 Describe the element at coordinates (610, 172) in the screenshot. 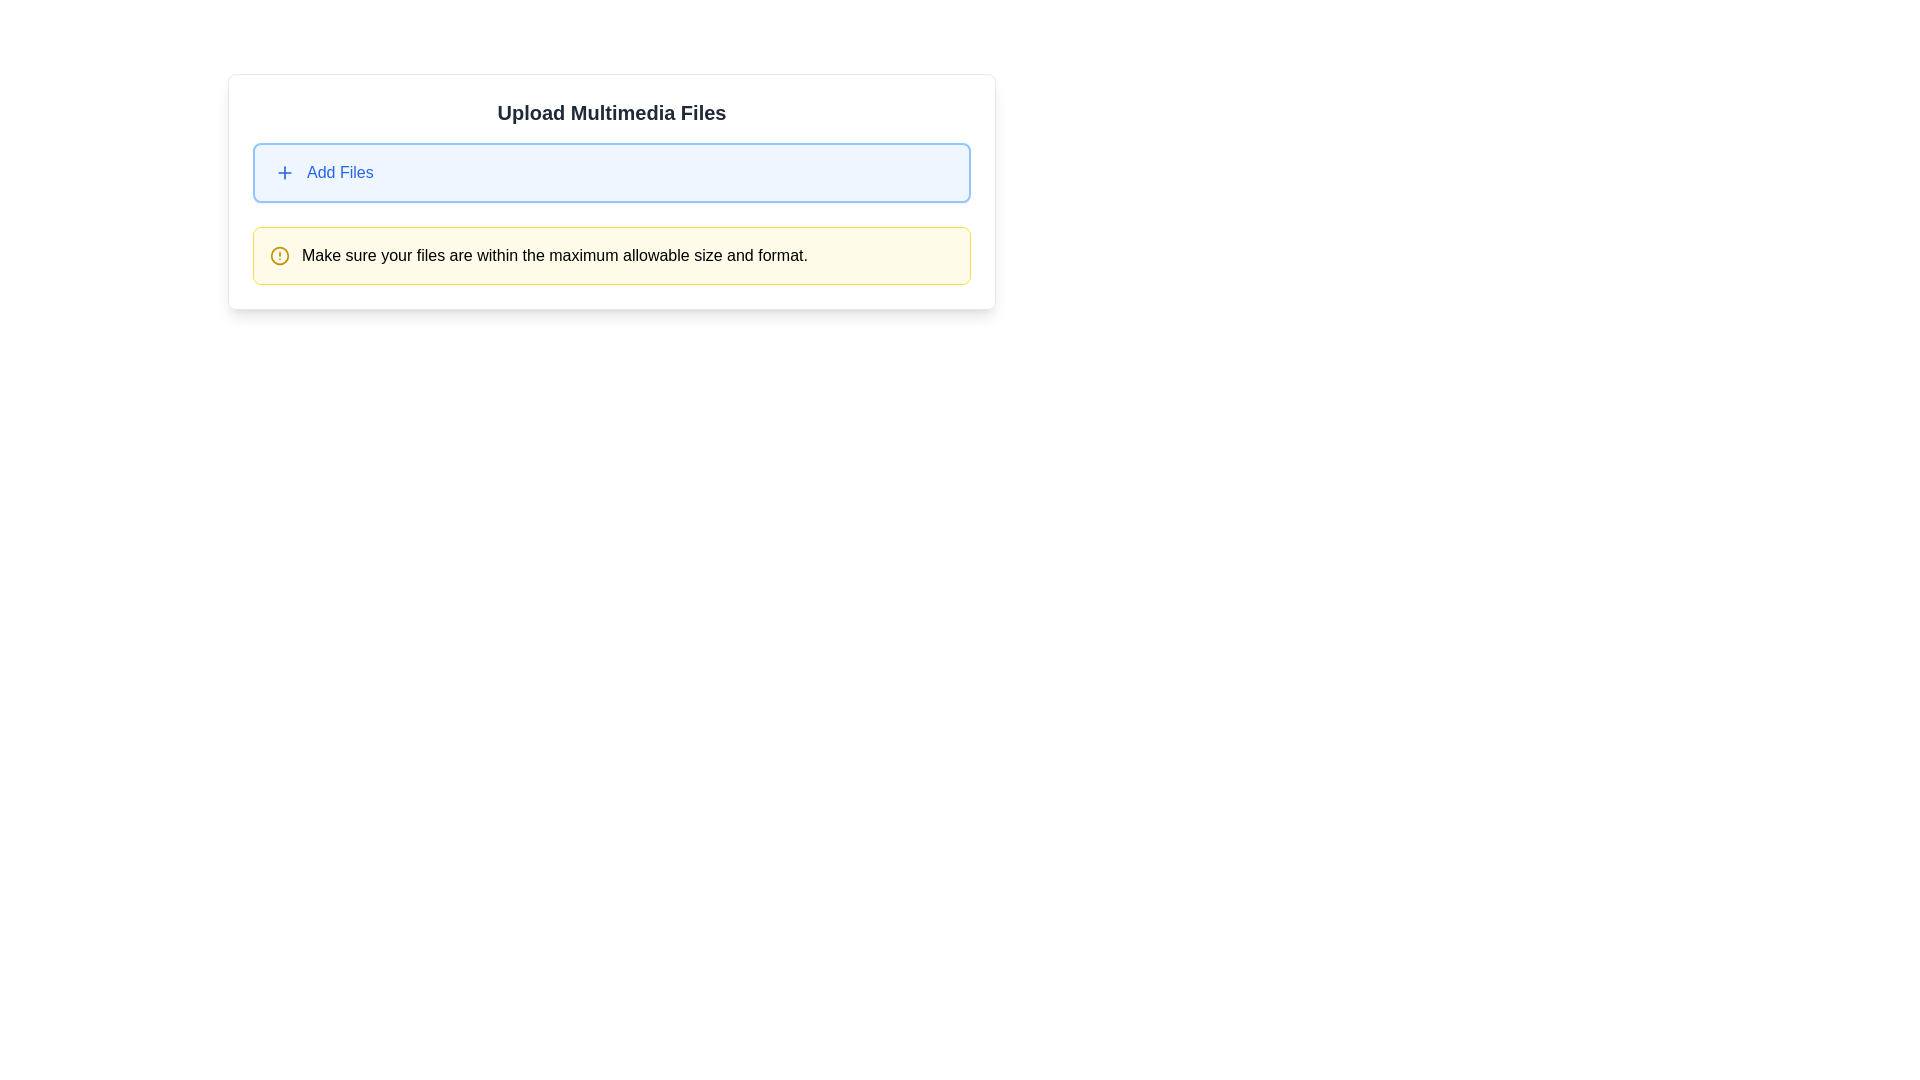

I see `the file upload button located beneath the title 'Upload Multimedia Files' to initiate the file selection dialog for uploading multimedia files` at that location.